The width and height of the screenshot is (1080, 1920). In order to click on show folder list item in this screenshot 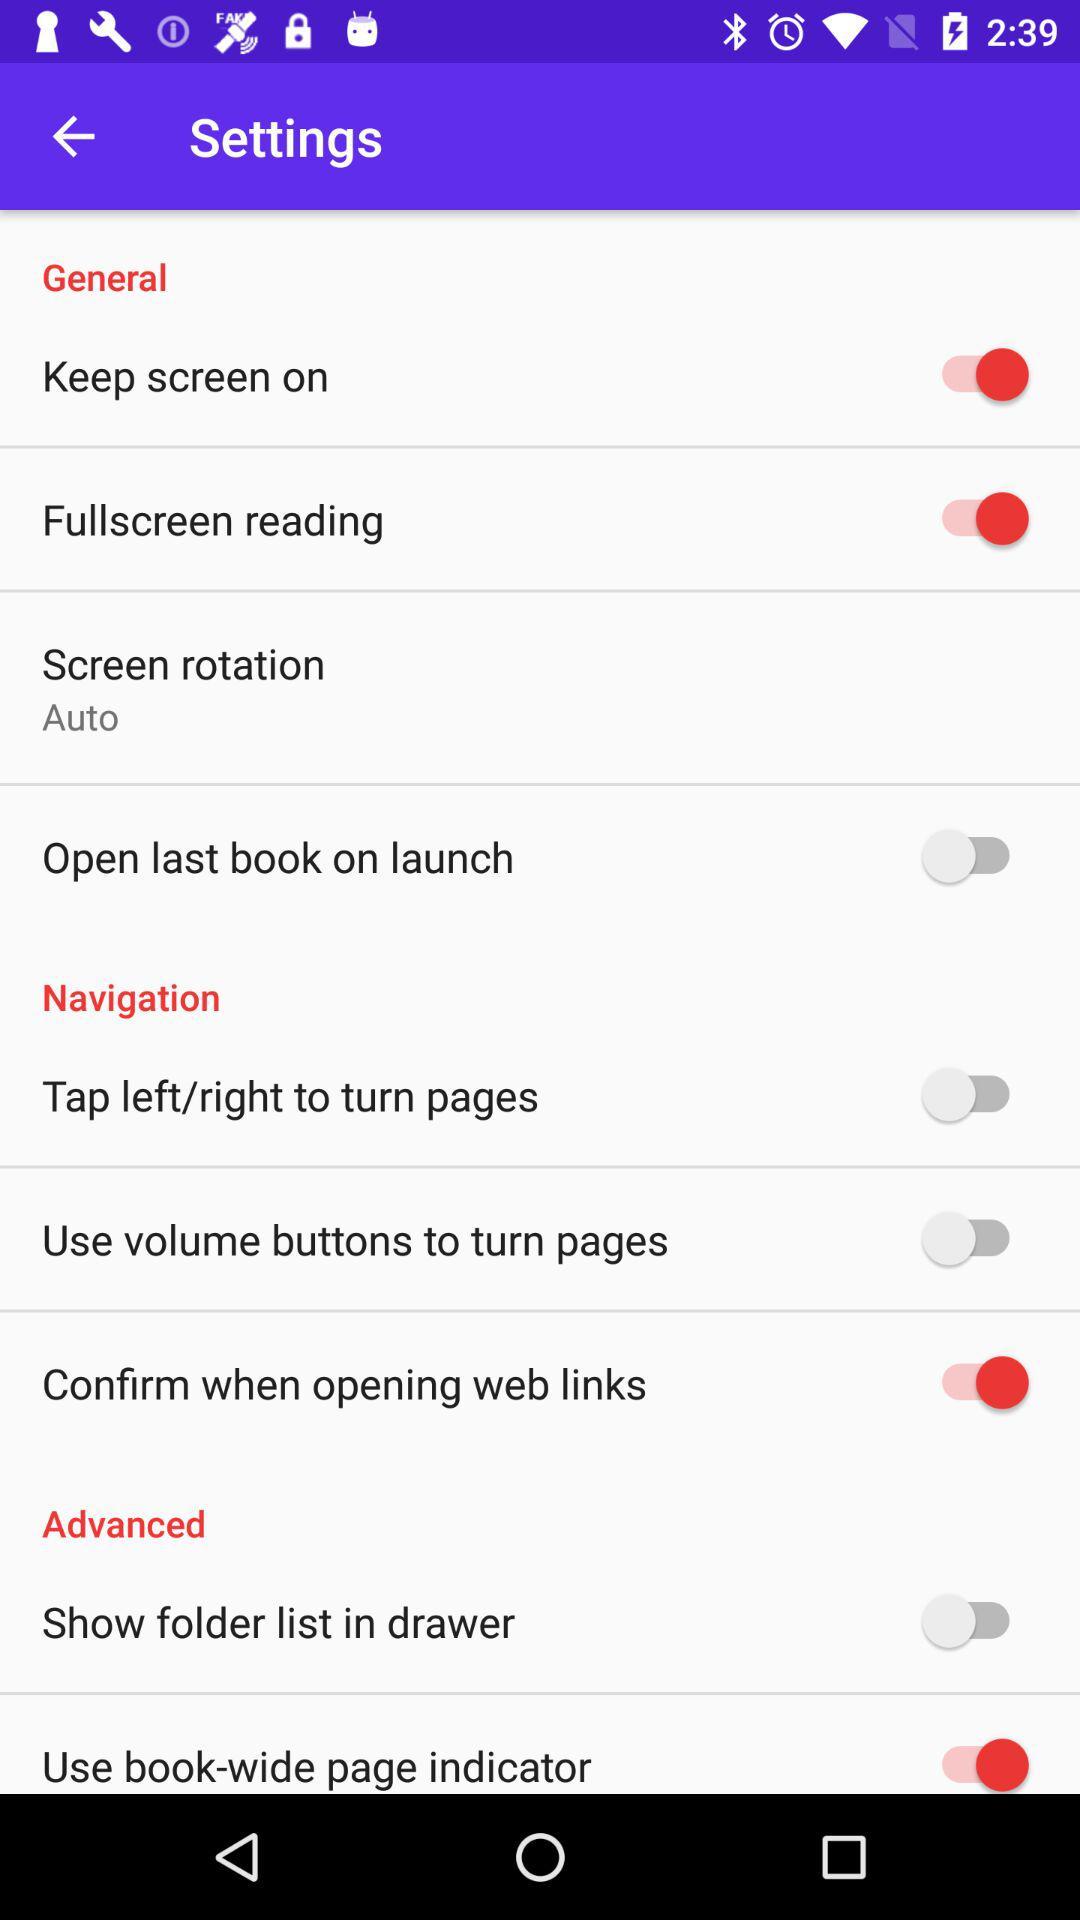, I will do `click(278, 1621)`.